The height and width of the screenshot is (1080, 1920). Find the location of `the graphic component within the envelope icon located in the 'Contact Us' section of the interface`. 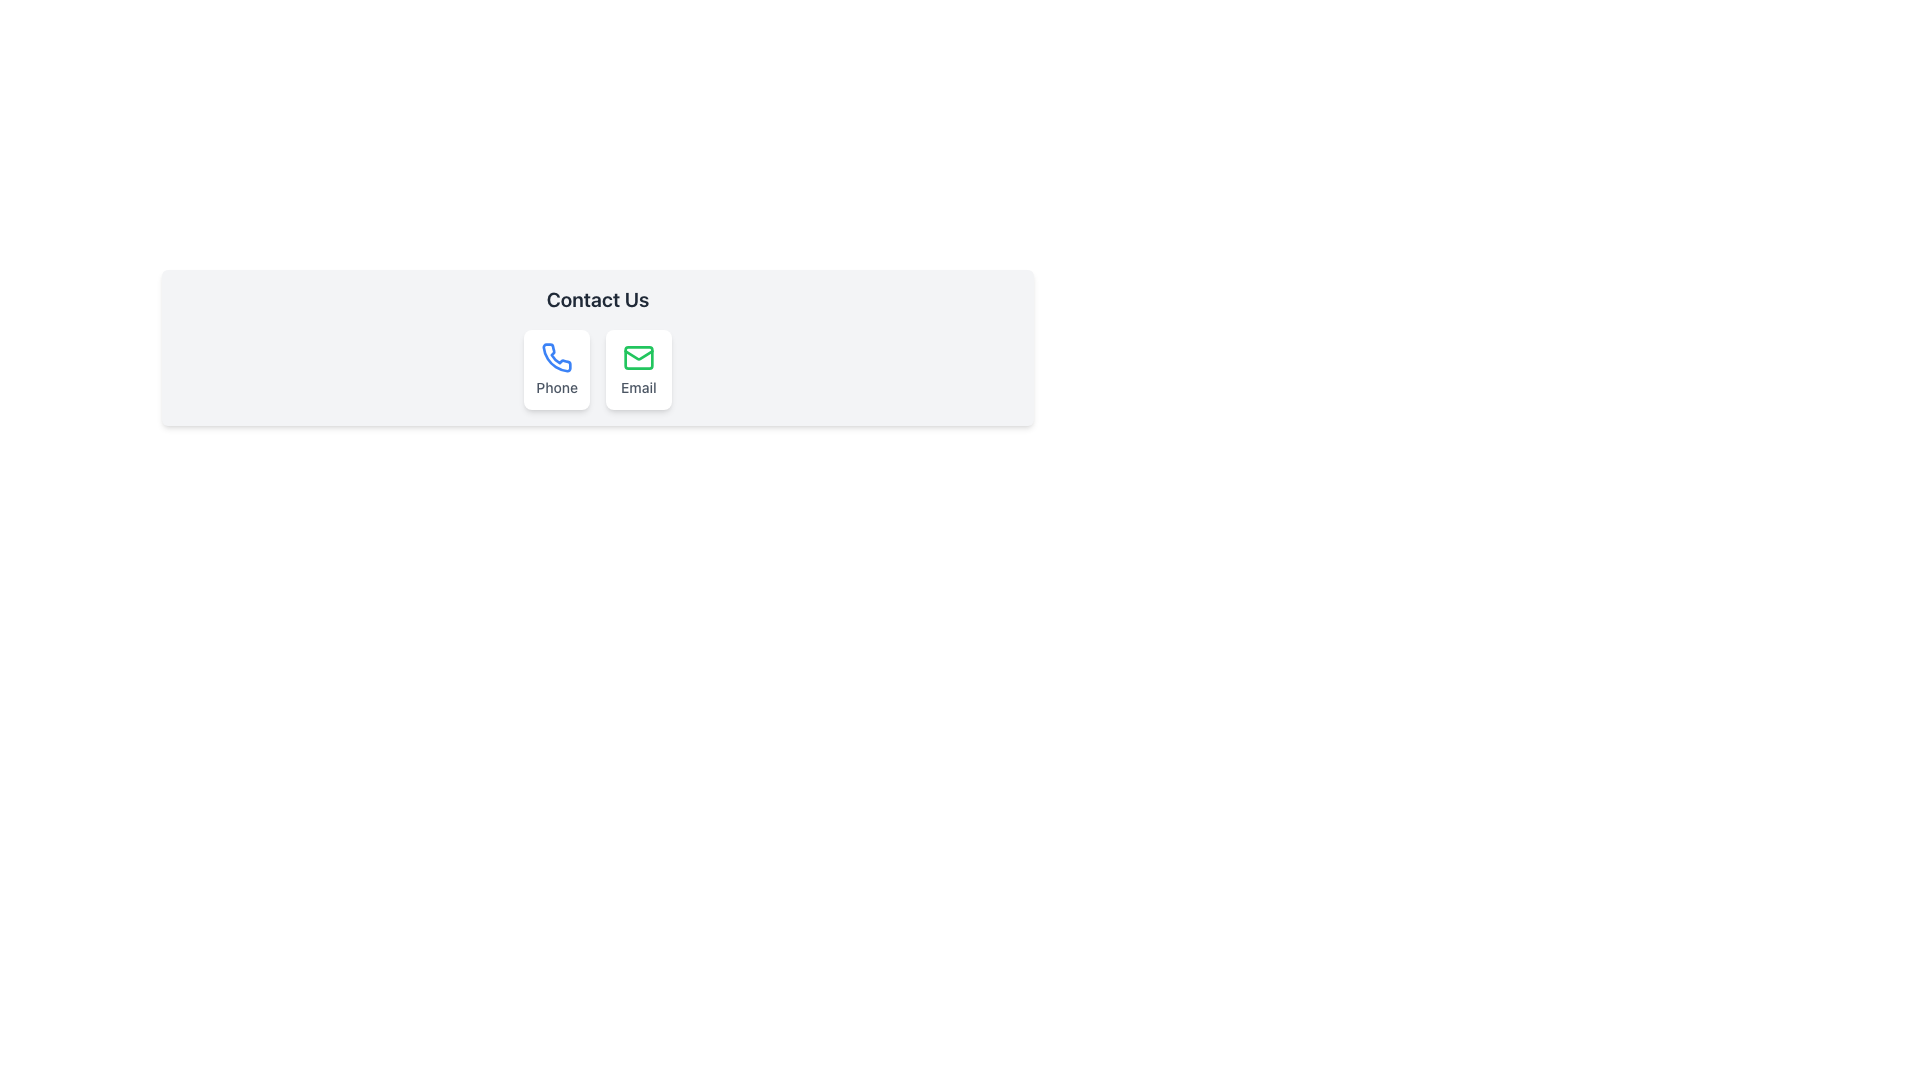

the graphic component within the envelope icon located in the 'Contact Us' section of the interface is located at coordinates (637, 357).